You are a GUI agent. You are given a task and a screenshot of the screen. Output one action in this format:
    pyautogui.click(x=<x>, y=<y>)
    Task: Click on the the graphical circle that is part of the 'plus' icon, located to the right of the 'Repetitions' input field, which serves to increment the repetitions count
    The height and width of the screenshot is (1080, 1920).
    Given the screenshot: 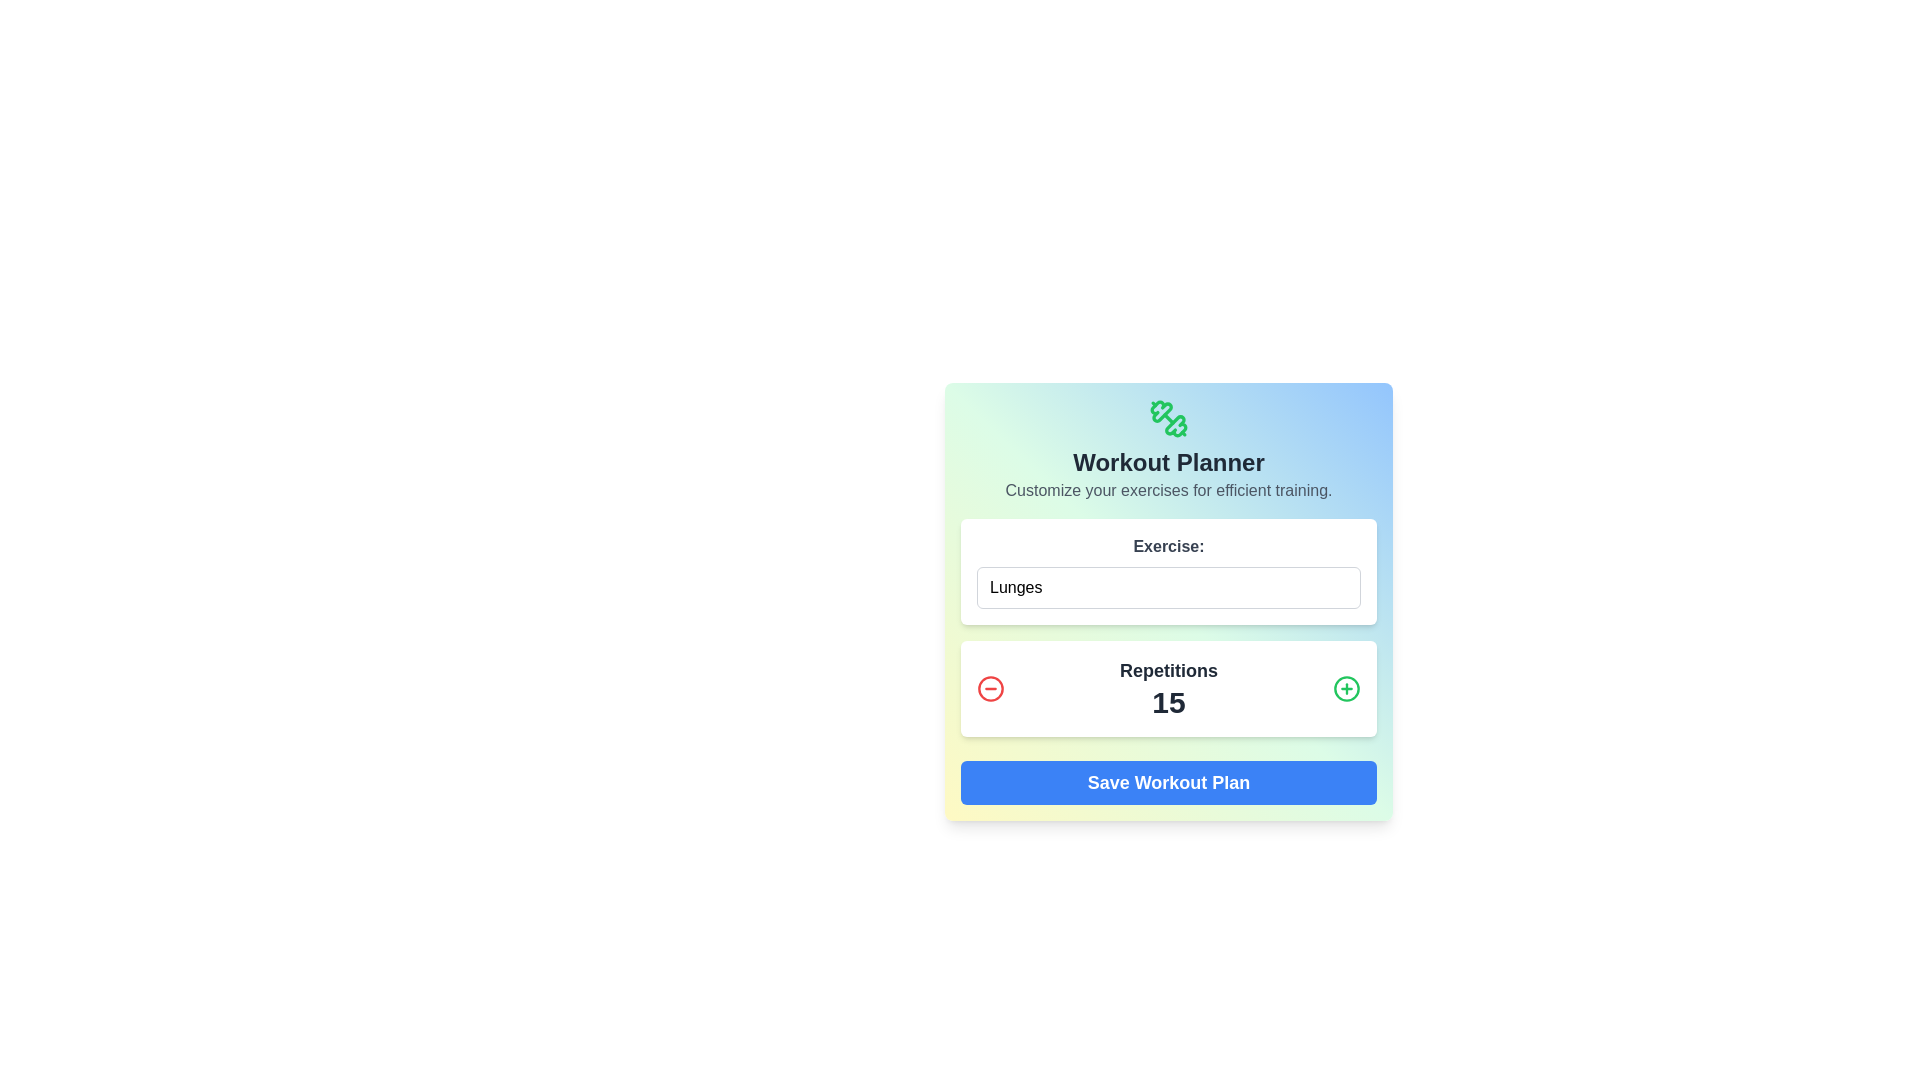 What is the action you would take?
    pyautogui.click(x=1347, y=688)
    